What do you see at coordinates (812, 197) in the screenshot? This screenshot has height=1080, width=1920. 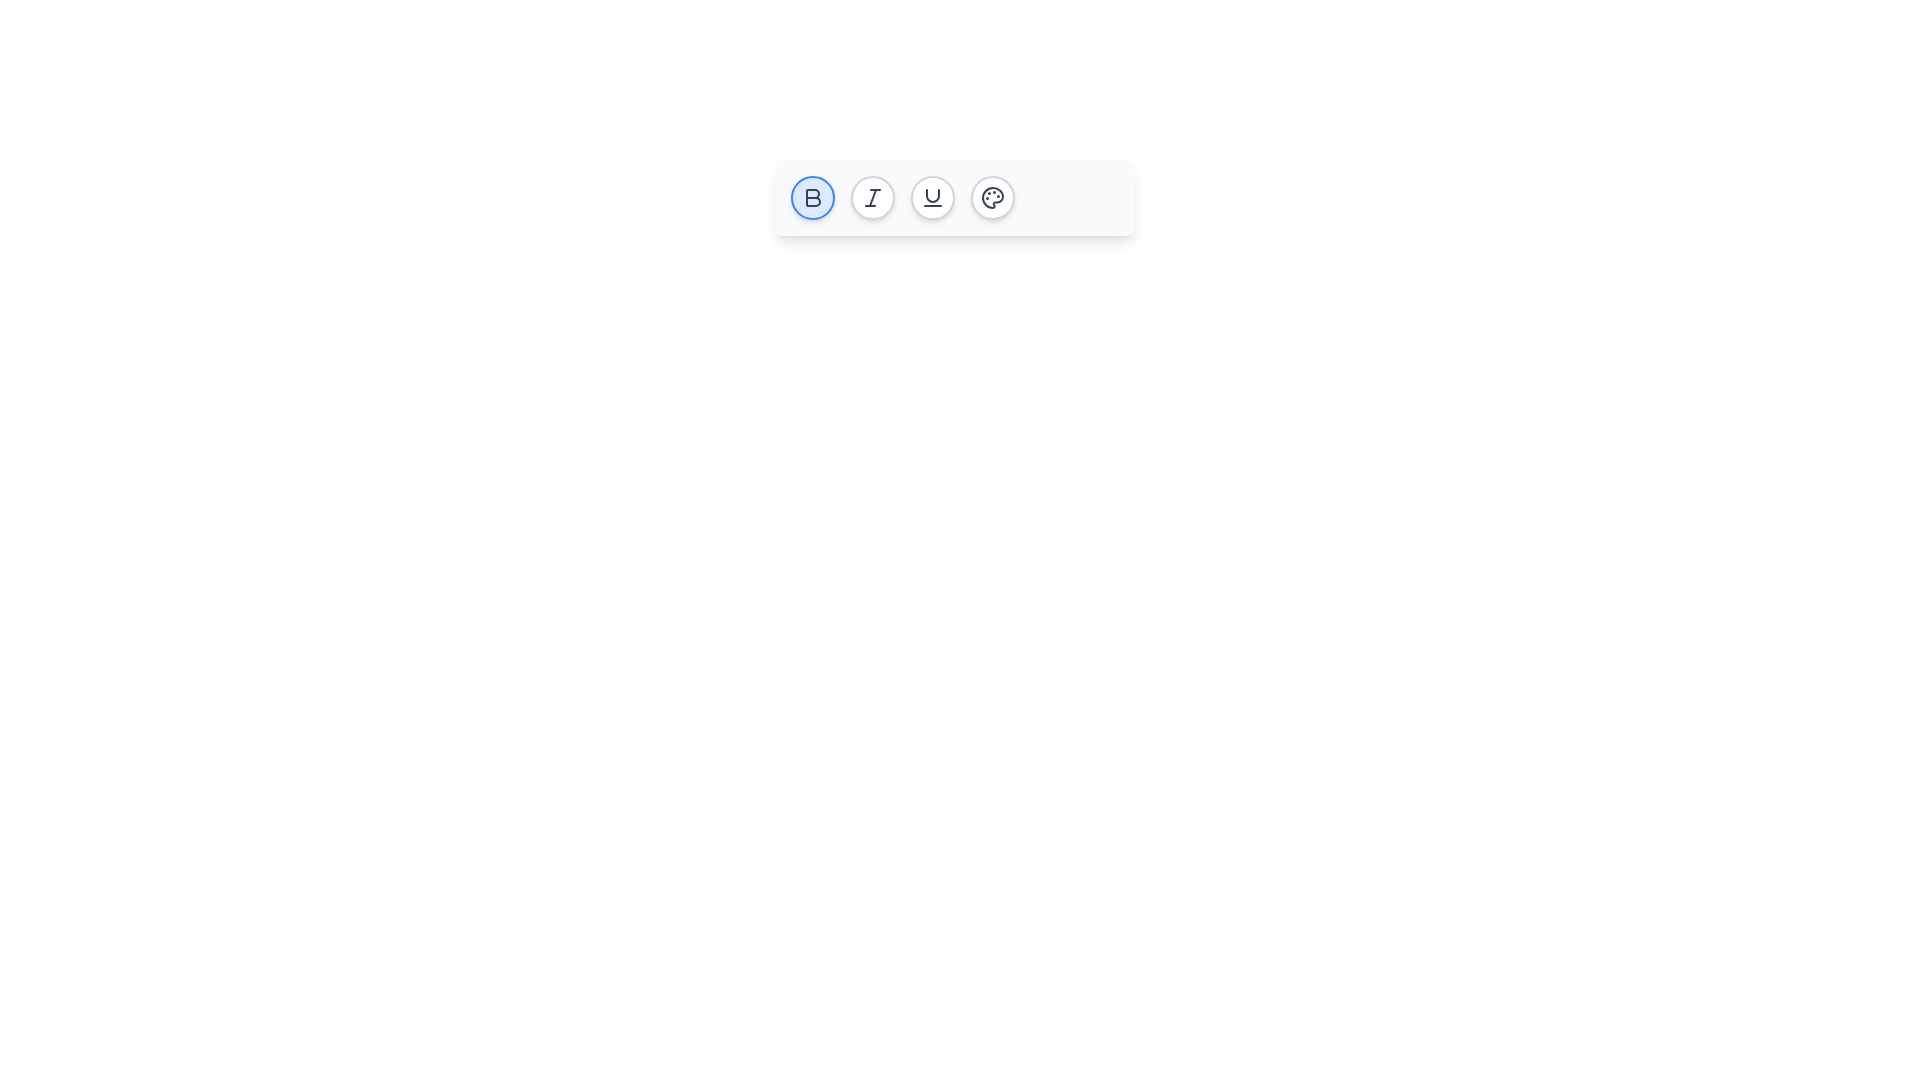 I see `the bold text toggle button located at the top-left of the horizontal toolbar to apply or remove bold styling to the highlighted text` at bounding box center [812, 197].